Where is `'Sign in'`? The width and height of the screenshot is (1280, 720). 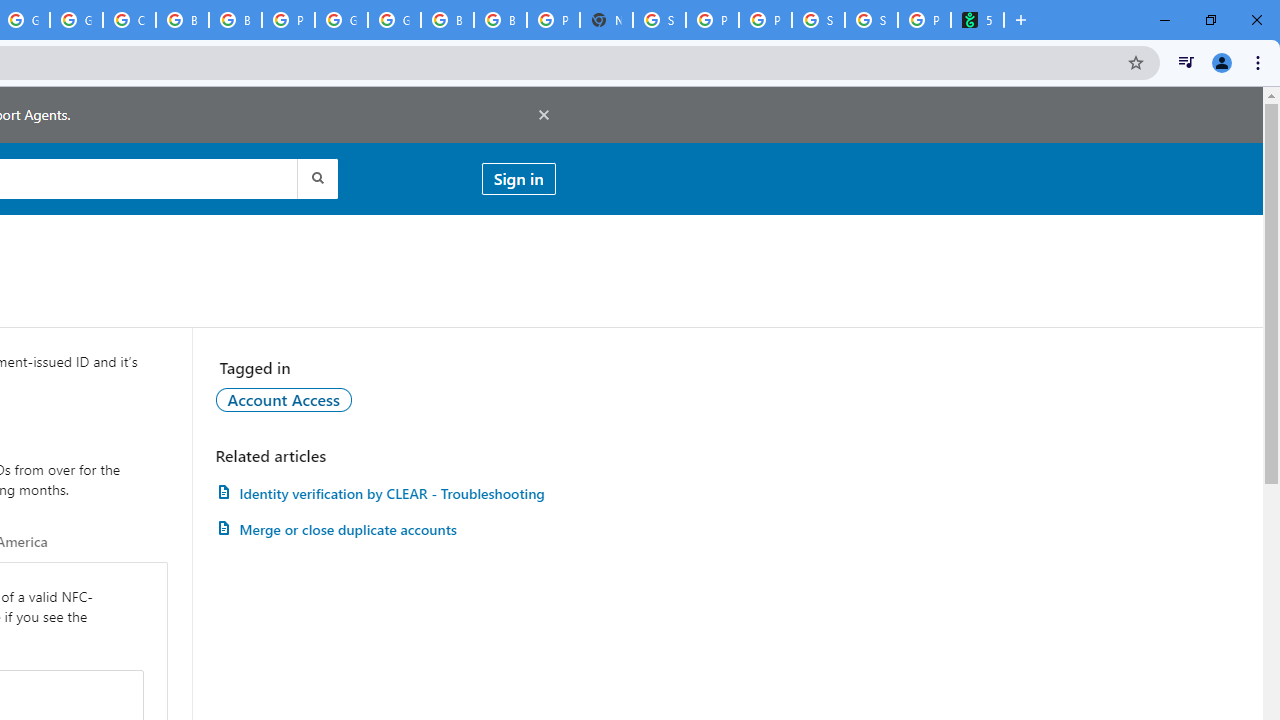 'Sign in' is located at coordinates (518, 177).